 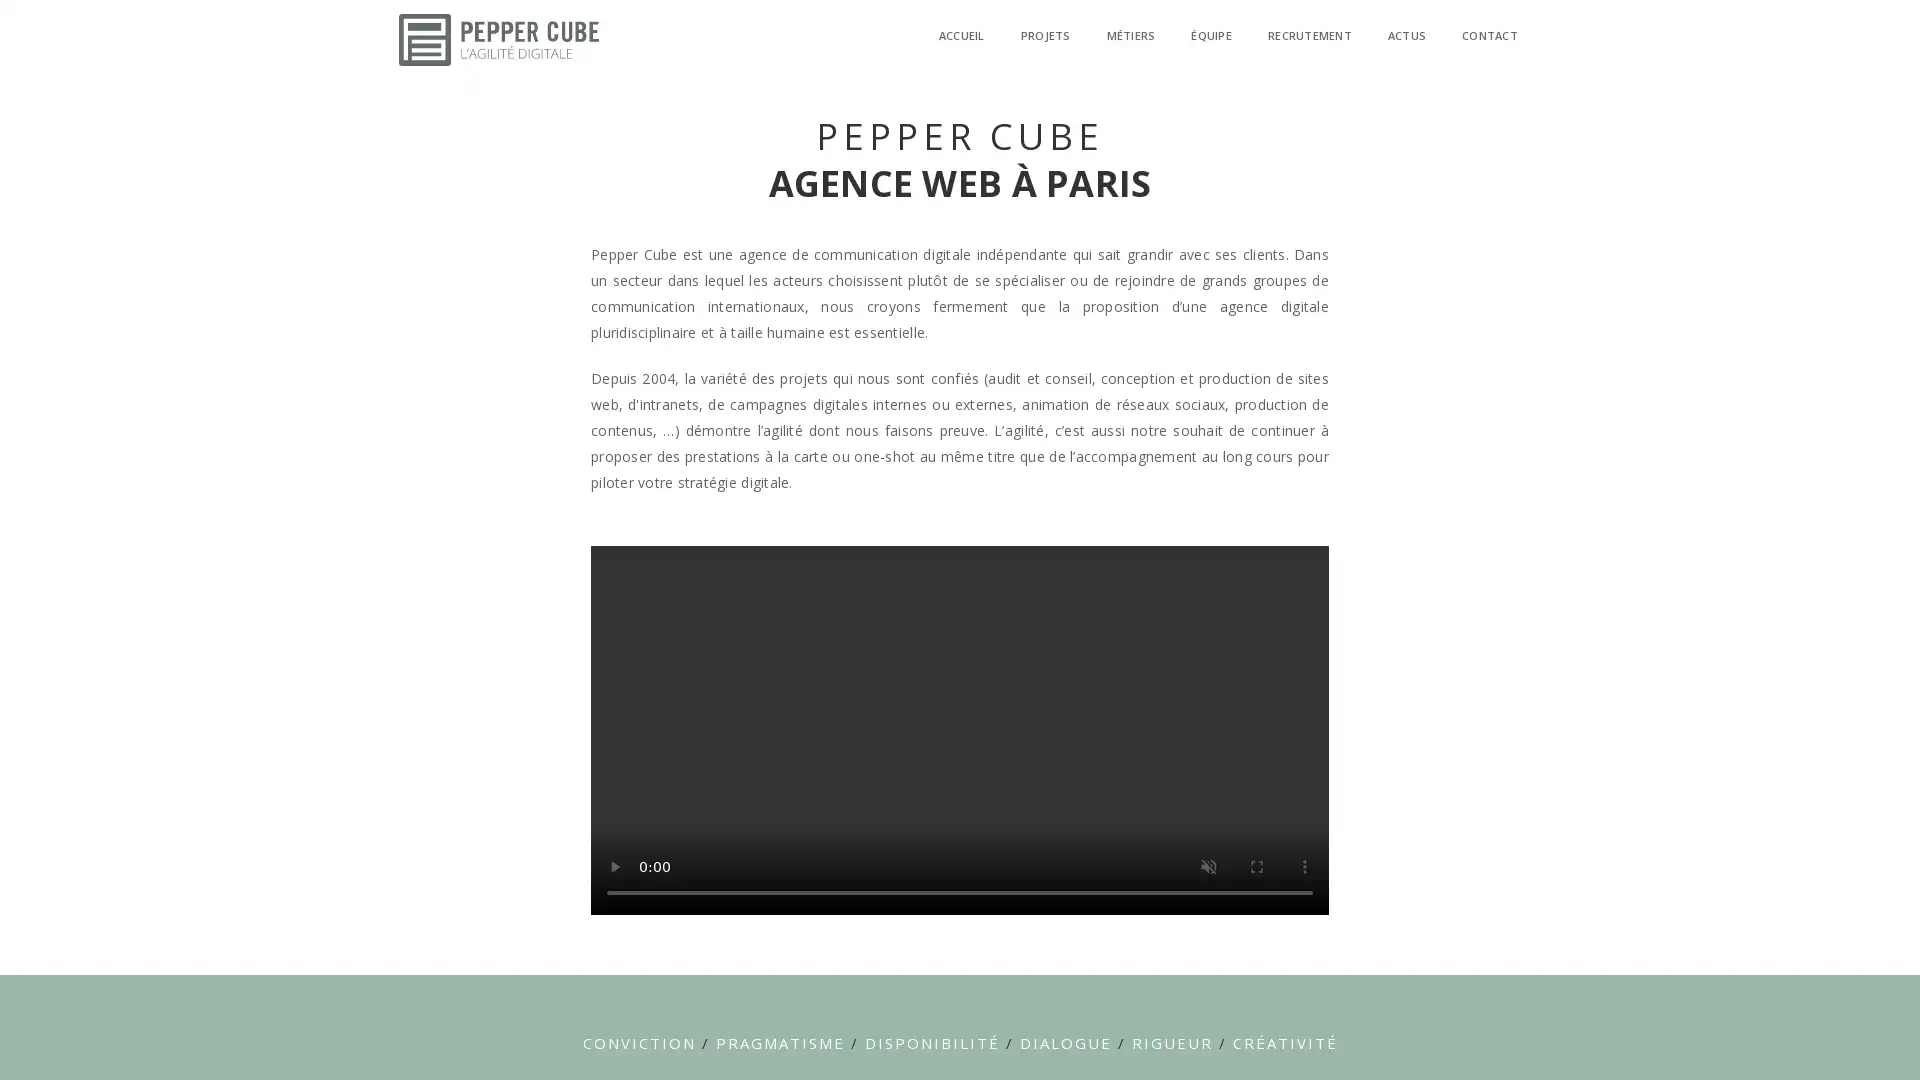 I want to click on enter full screen, so click(x=1256, y=866).